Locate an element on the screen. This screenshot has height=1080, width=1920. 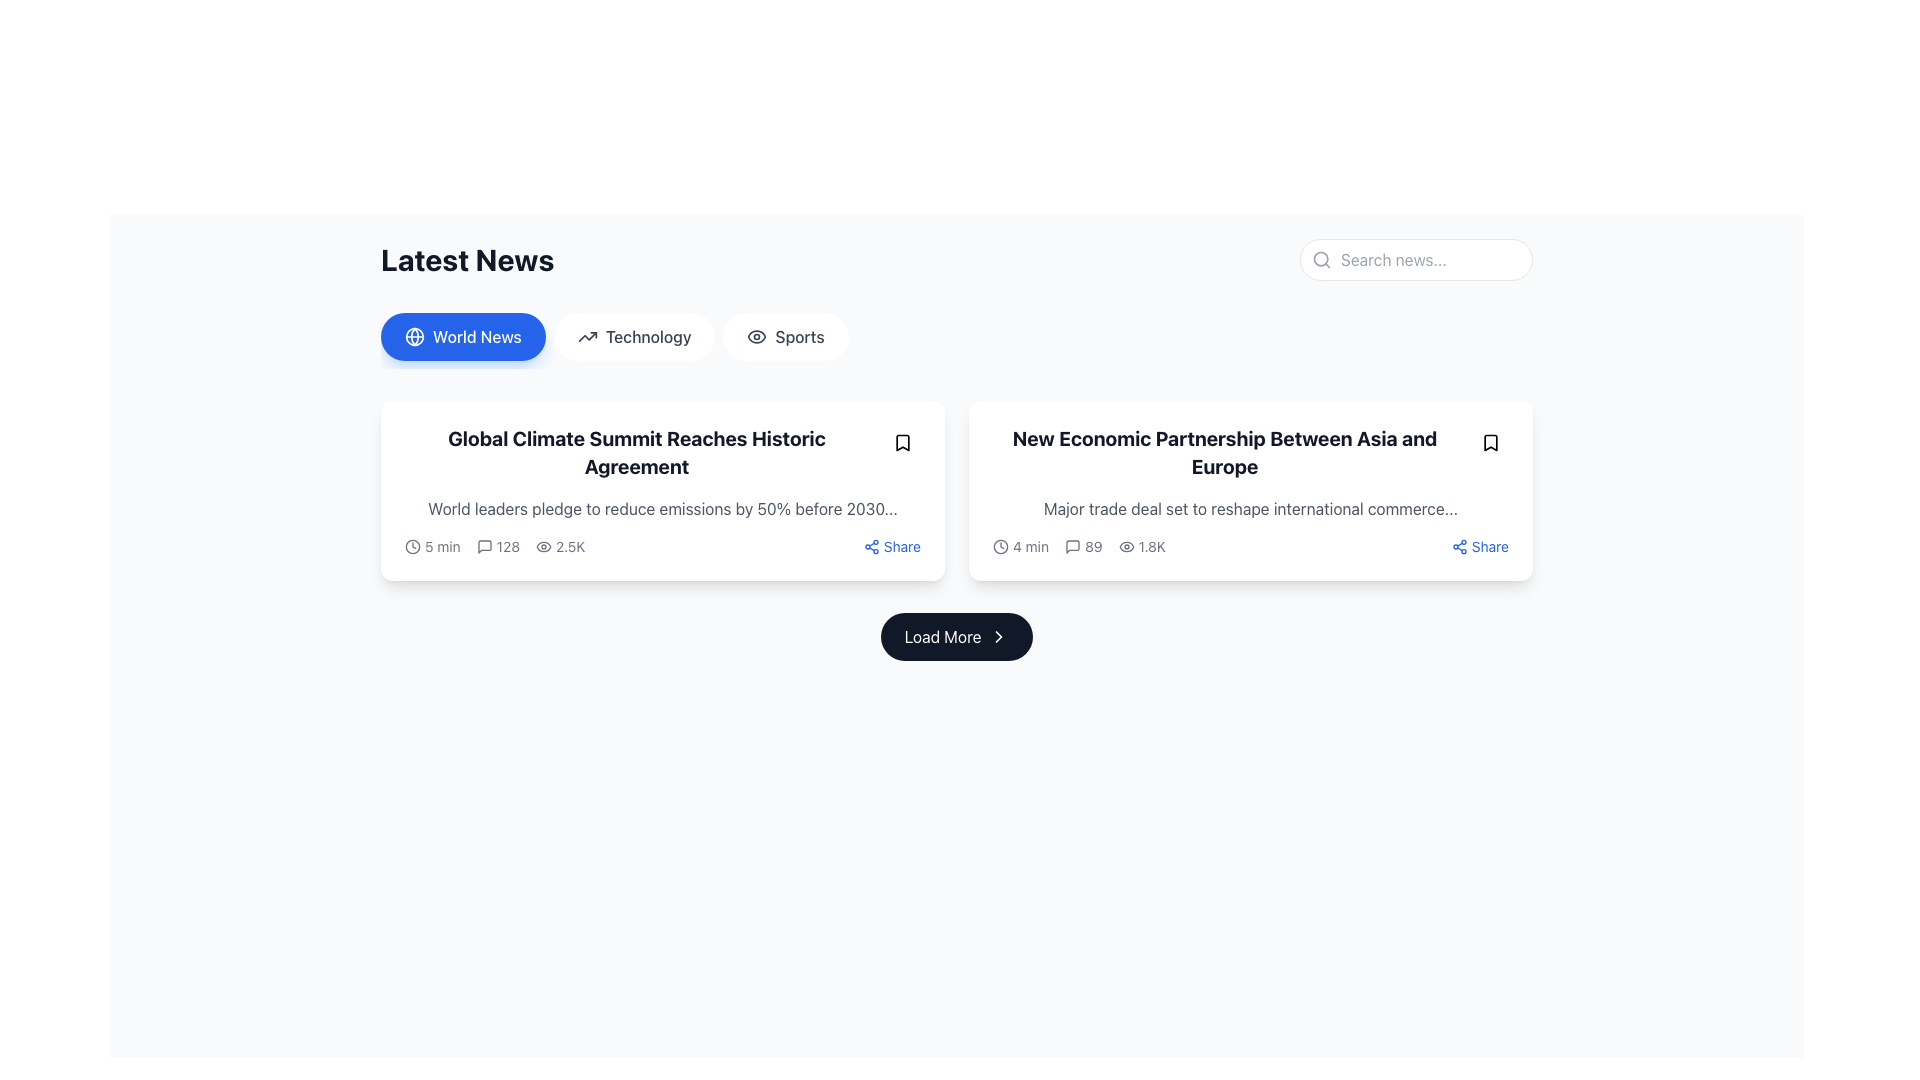
the eye-shaped icon located to the left of the '2.5K' text, which represents visibility or views is located at coordinates (544, 547).